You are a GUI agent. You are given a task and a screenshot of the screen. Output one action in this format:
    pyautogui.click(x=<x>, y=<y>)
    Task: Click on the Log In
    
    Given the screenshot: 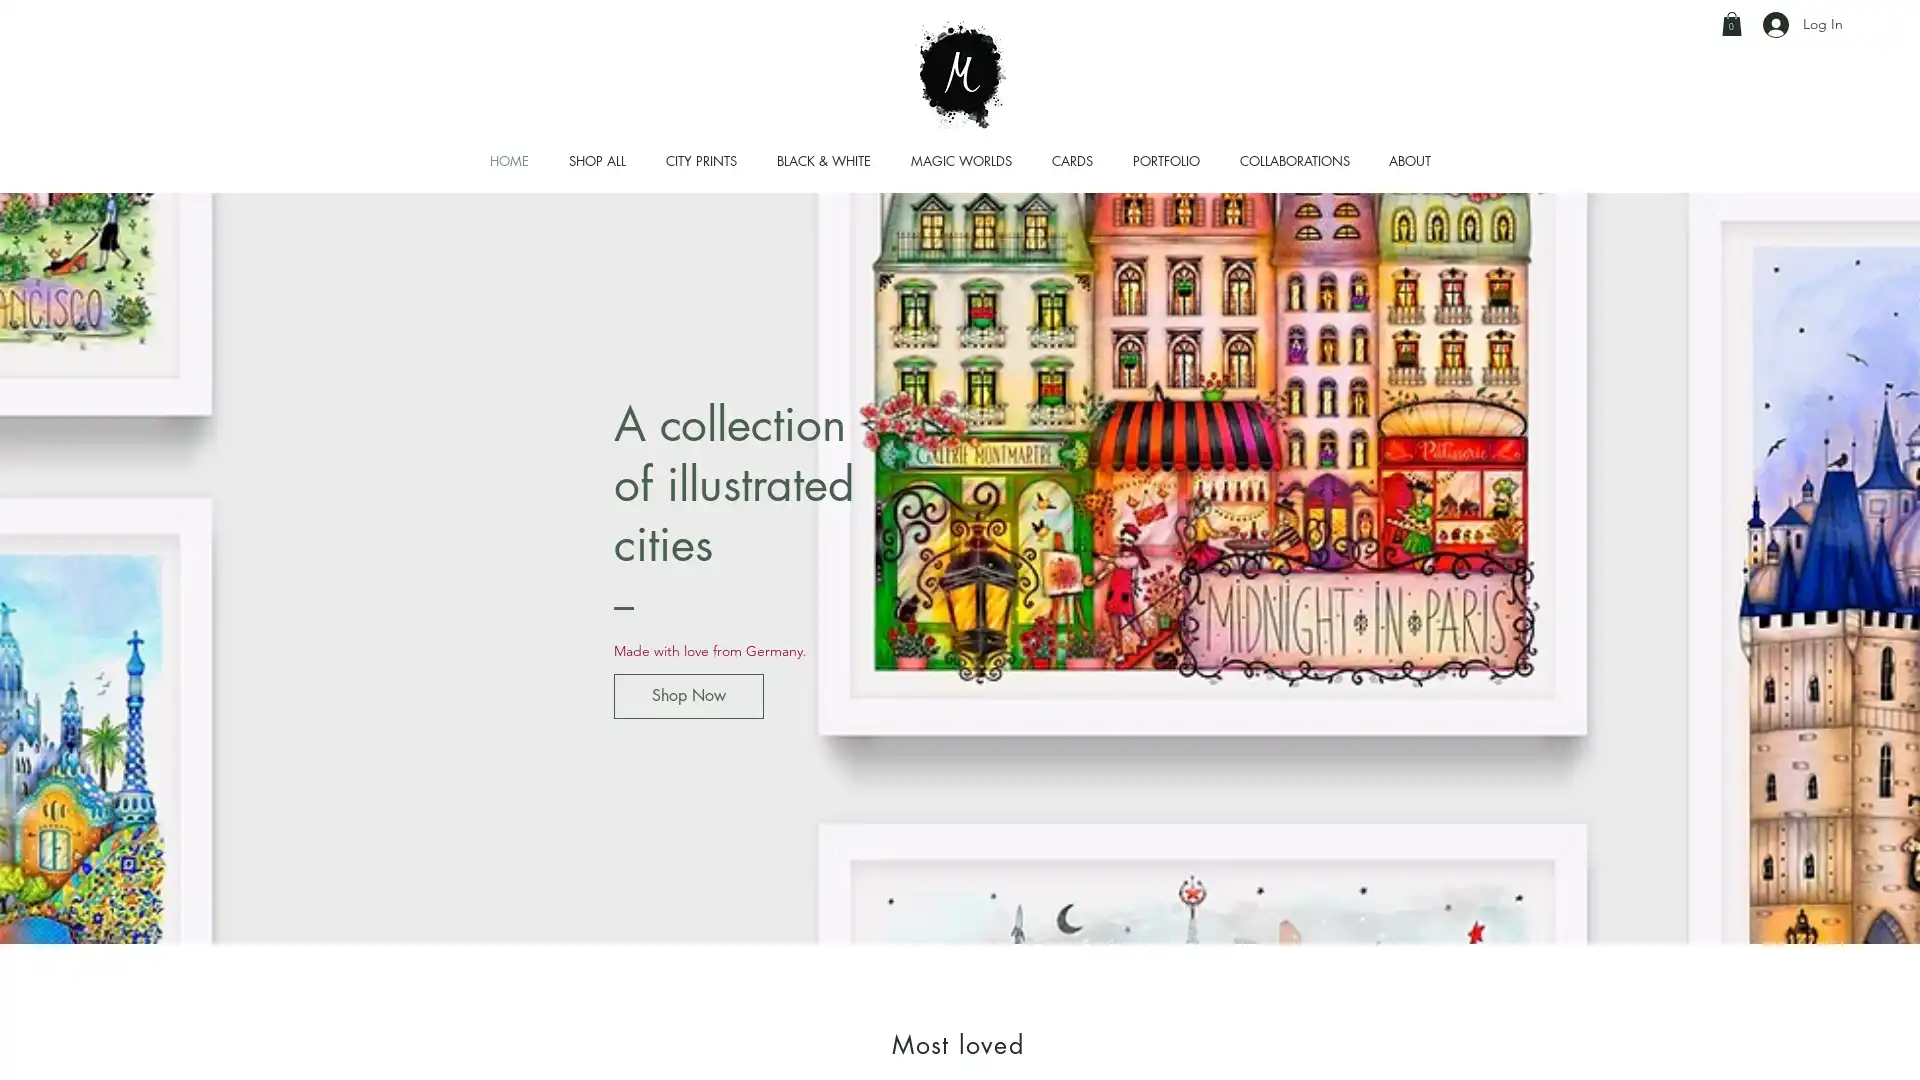 What is the action you would take?
    pyautogui.click(x=1803, y=24)
    